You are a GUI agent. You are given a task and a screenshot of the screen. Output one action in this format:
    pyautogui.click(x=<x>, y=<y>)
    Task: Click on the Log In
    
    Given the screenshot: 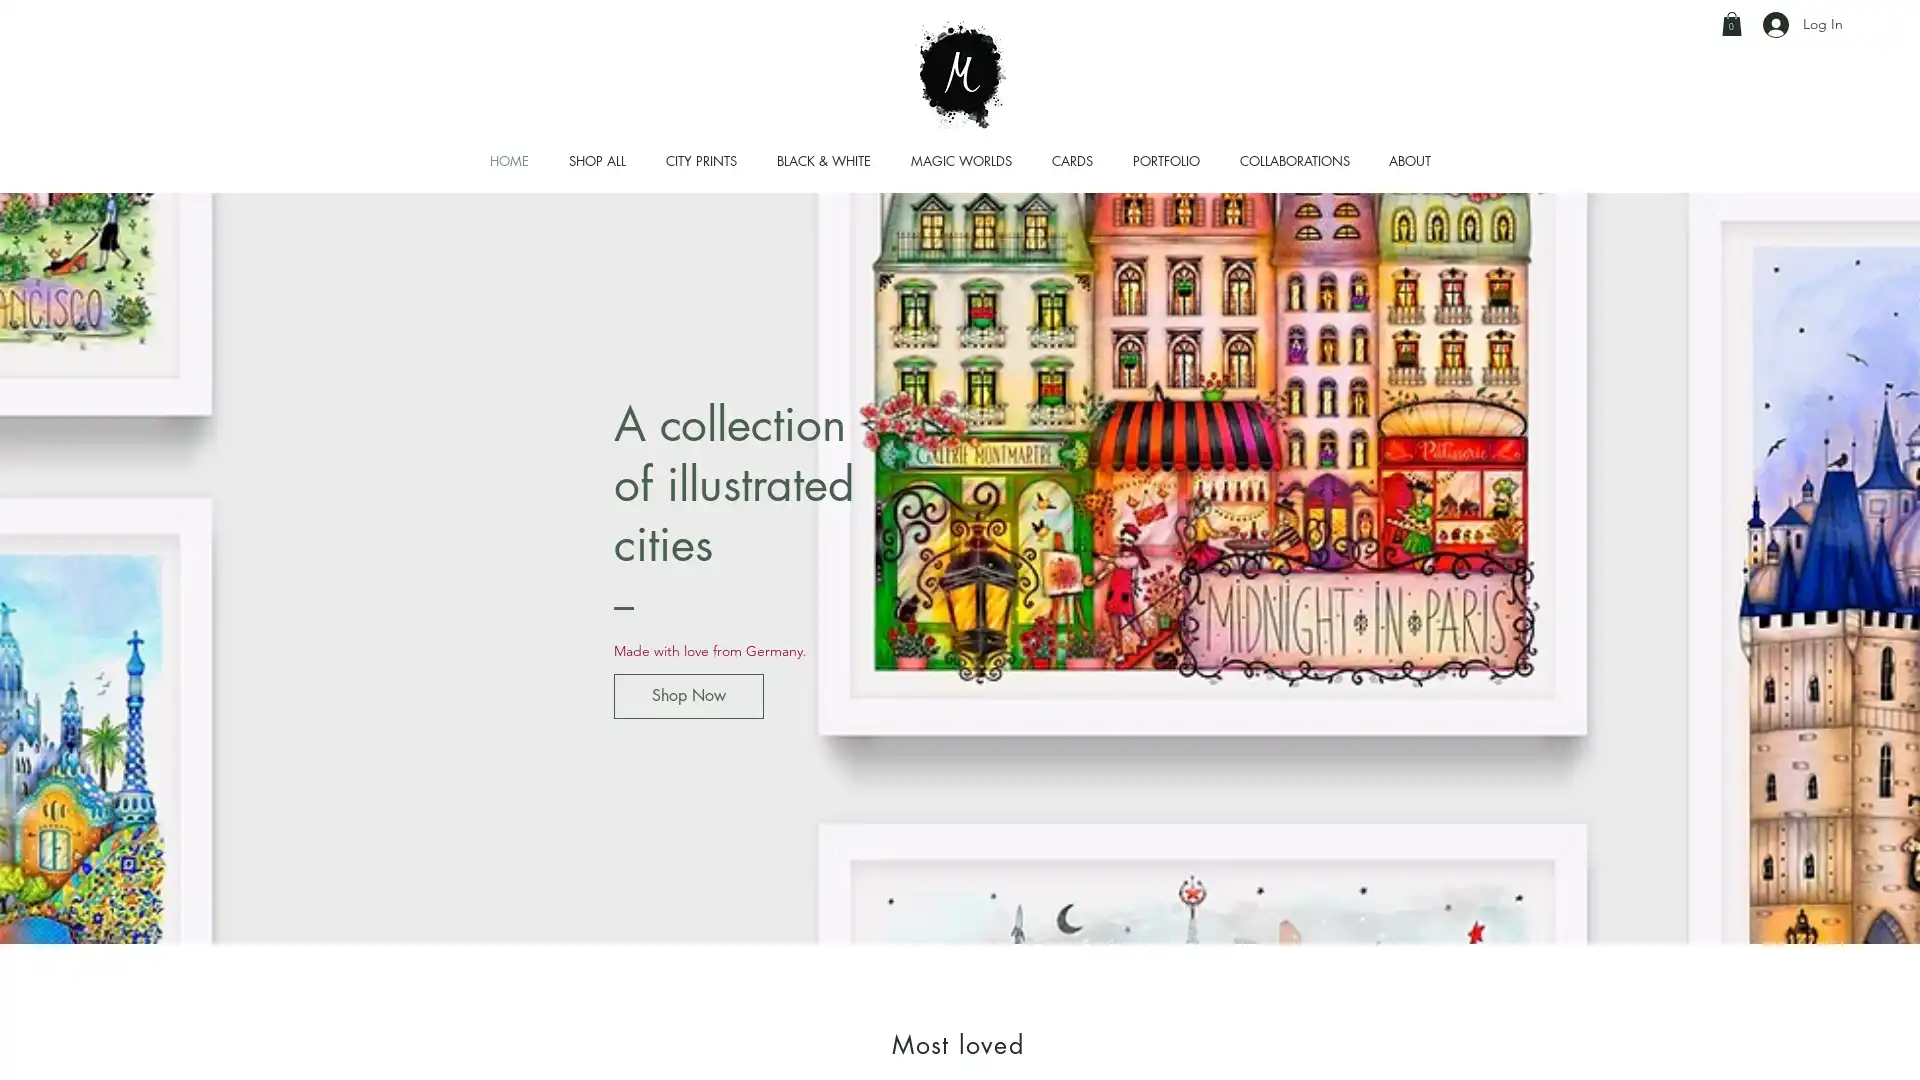 What is the action you would take?
    pyautogui.click(x=1803, y=24)
    